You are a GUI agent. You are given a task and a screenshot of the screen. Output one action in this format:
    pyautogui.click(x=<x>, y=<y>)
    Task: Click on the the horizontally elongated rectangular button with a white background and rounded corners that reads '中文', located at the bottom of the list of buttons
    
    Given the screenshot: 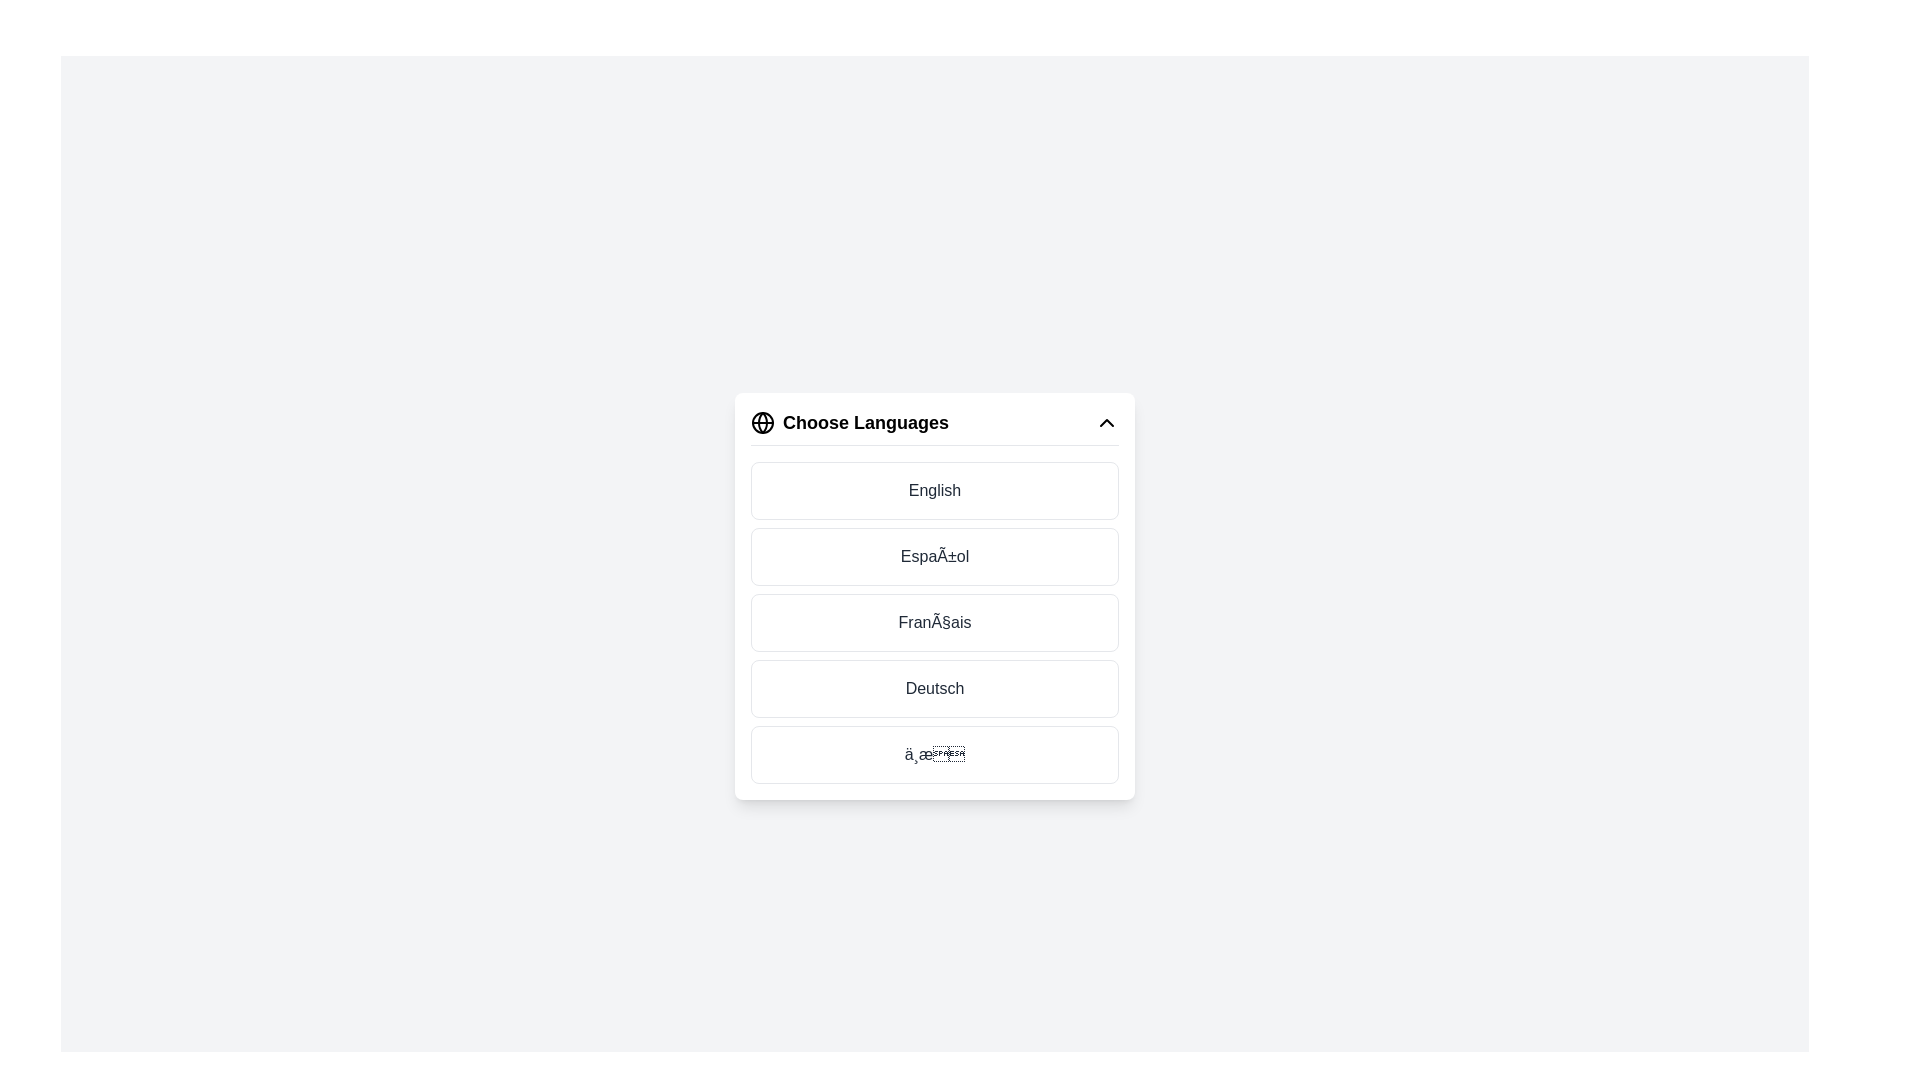 What is the action you would take?
    pyautogui.click(x=934, y=754)
    